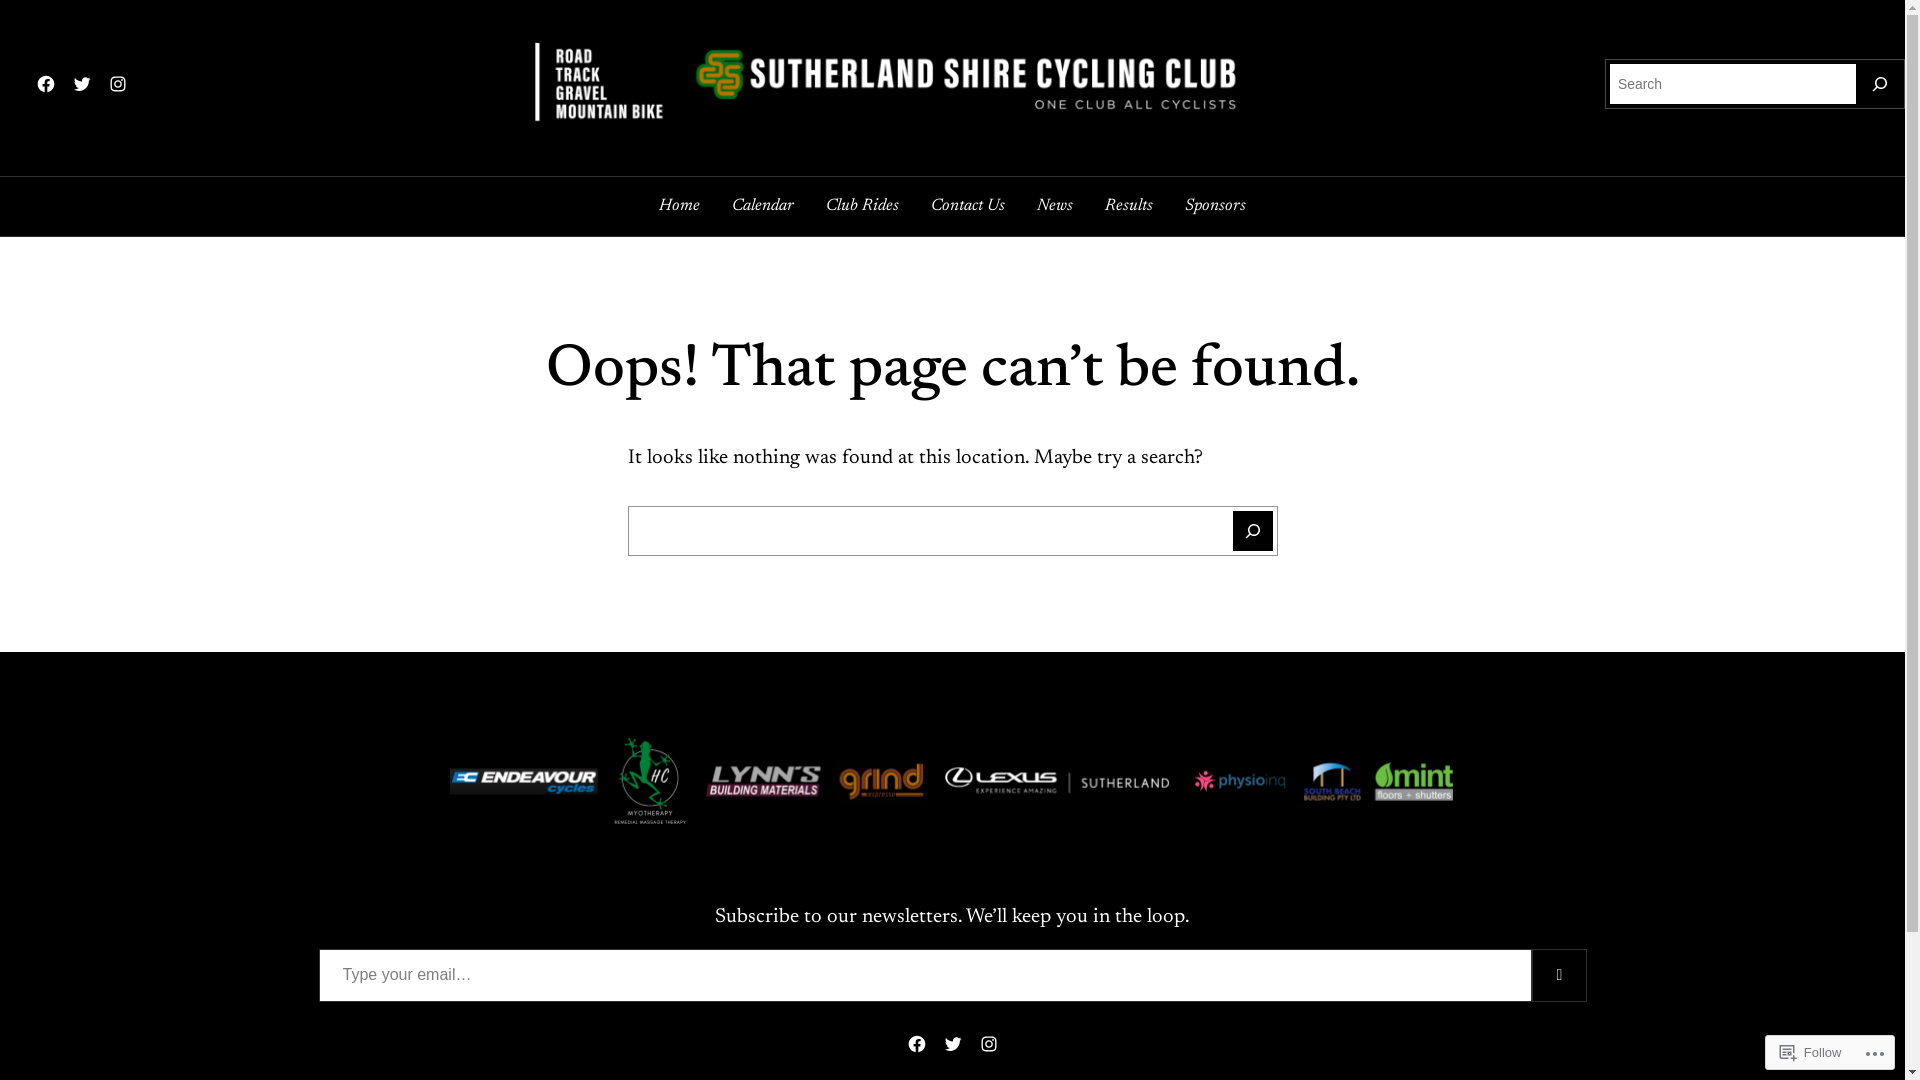 The height and width of the screenshot is (1080, 1920). What do you see at coordinates (730, 206) in the screenshot?
I see `'Calendar'` at bounding box center [730, 206].